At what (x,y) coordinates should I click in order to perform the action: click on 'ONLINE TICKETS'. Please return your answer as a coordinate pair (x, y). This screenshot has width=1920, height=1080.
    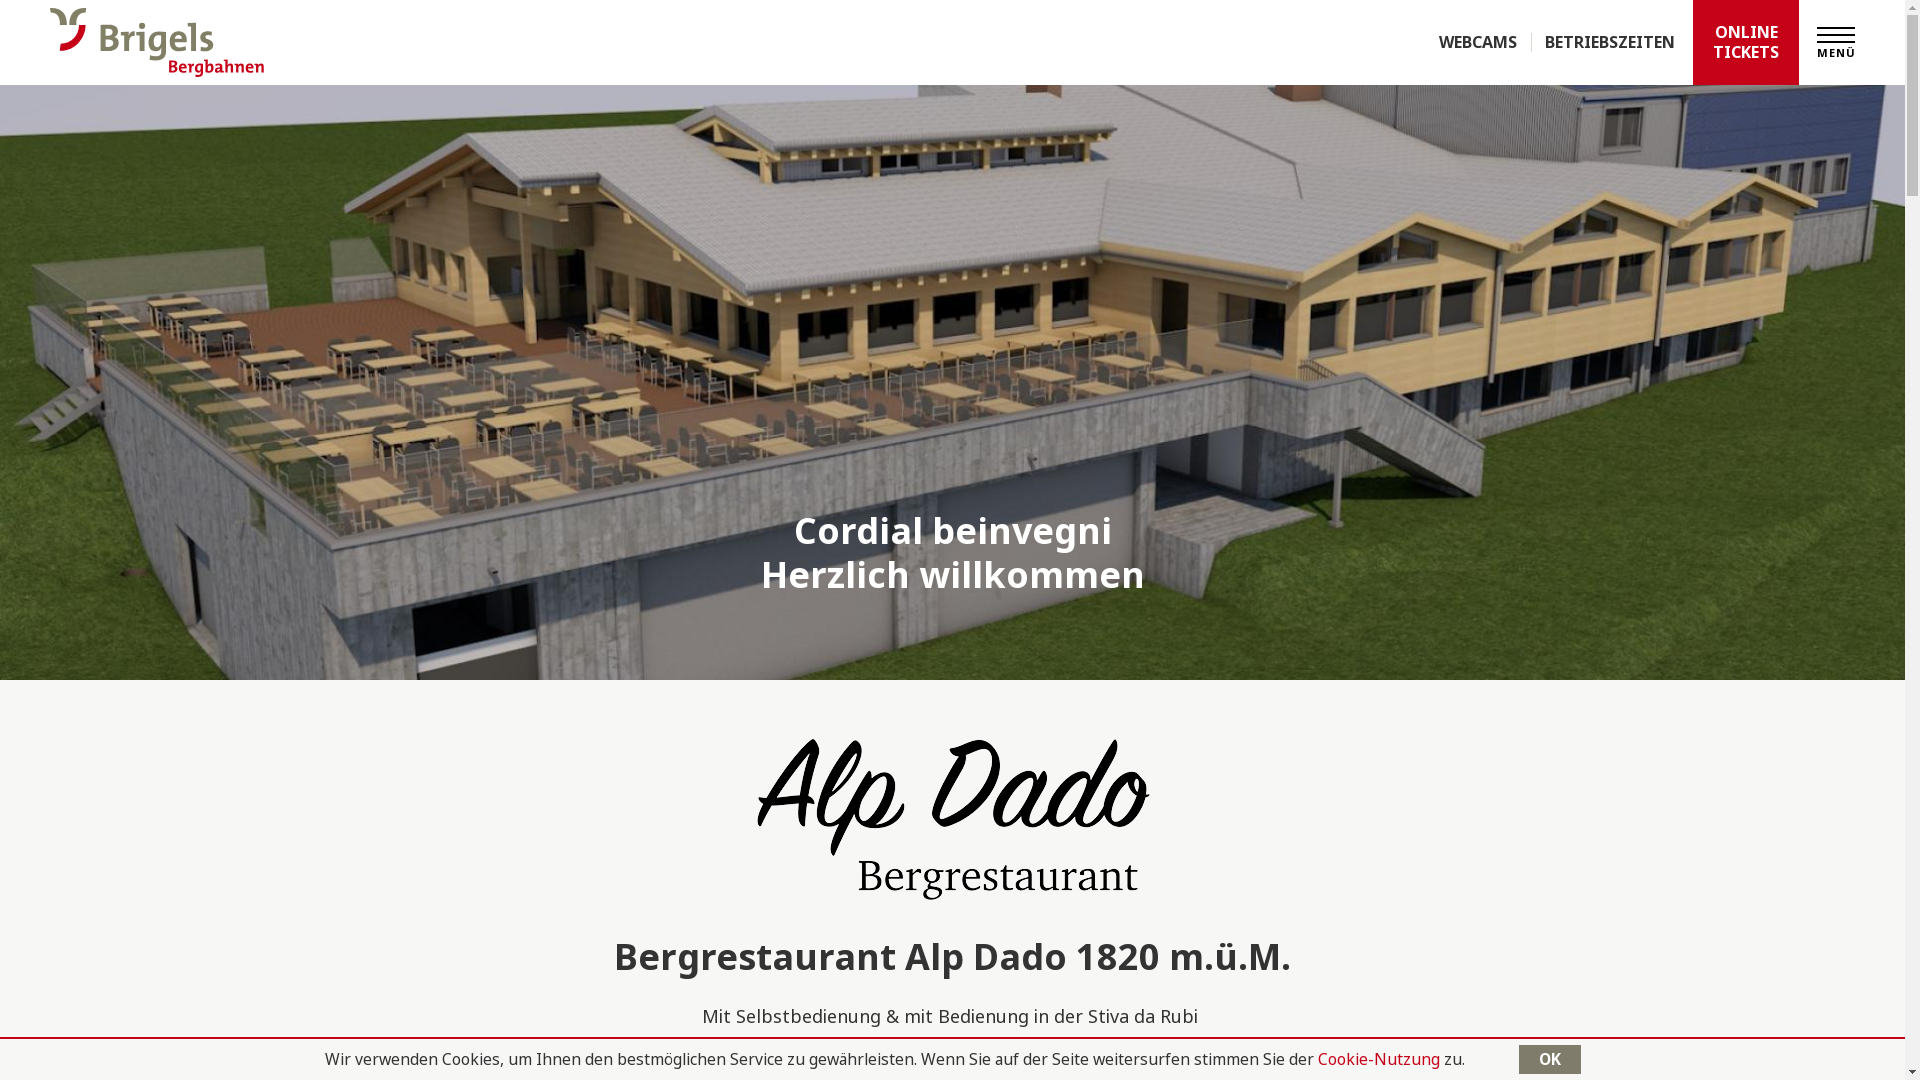
    Looking at the image, I should click on (1692, 42).